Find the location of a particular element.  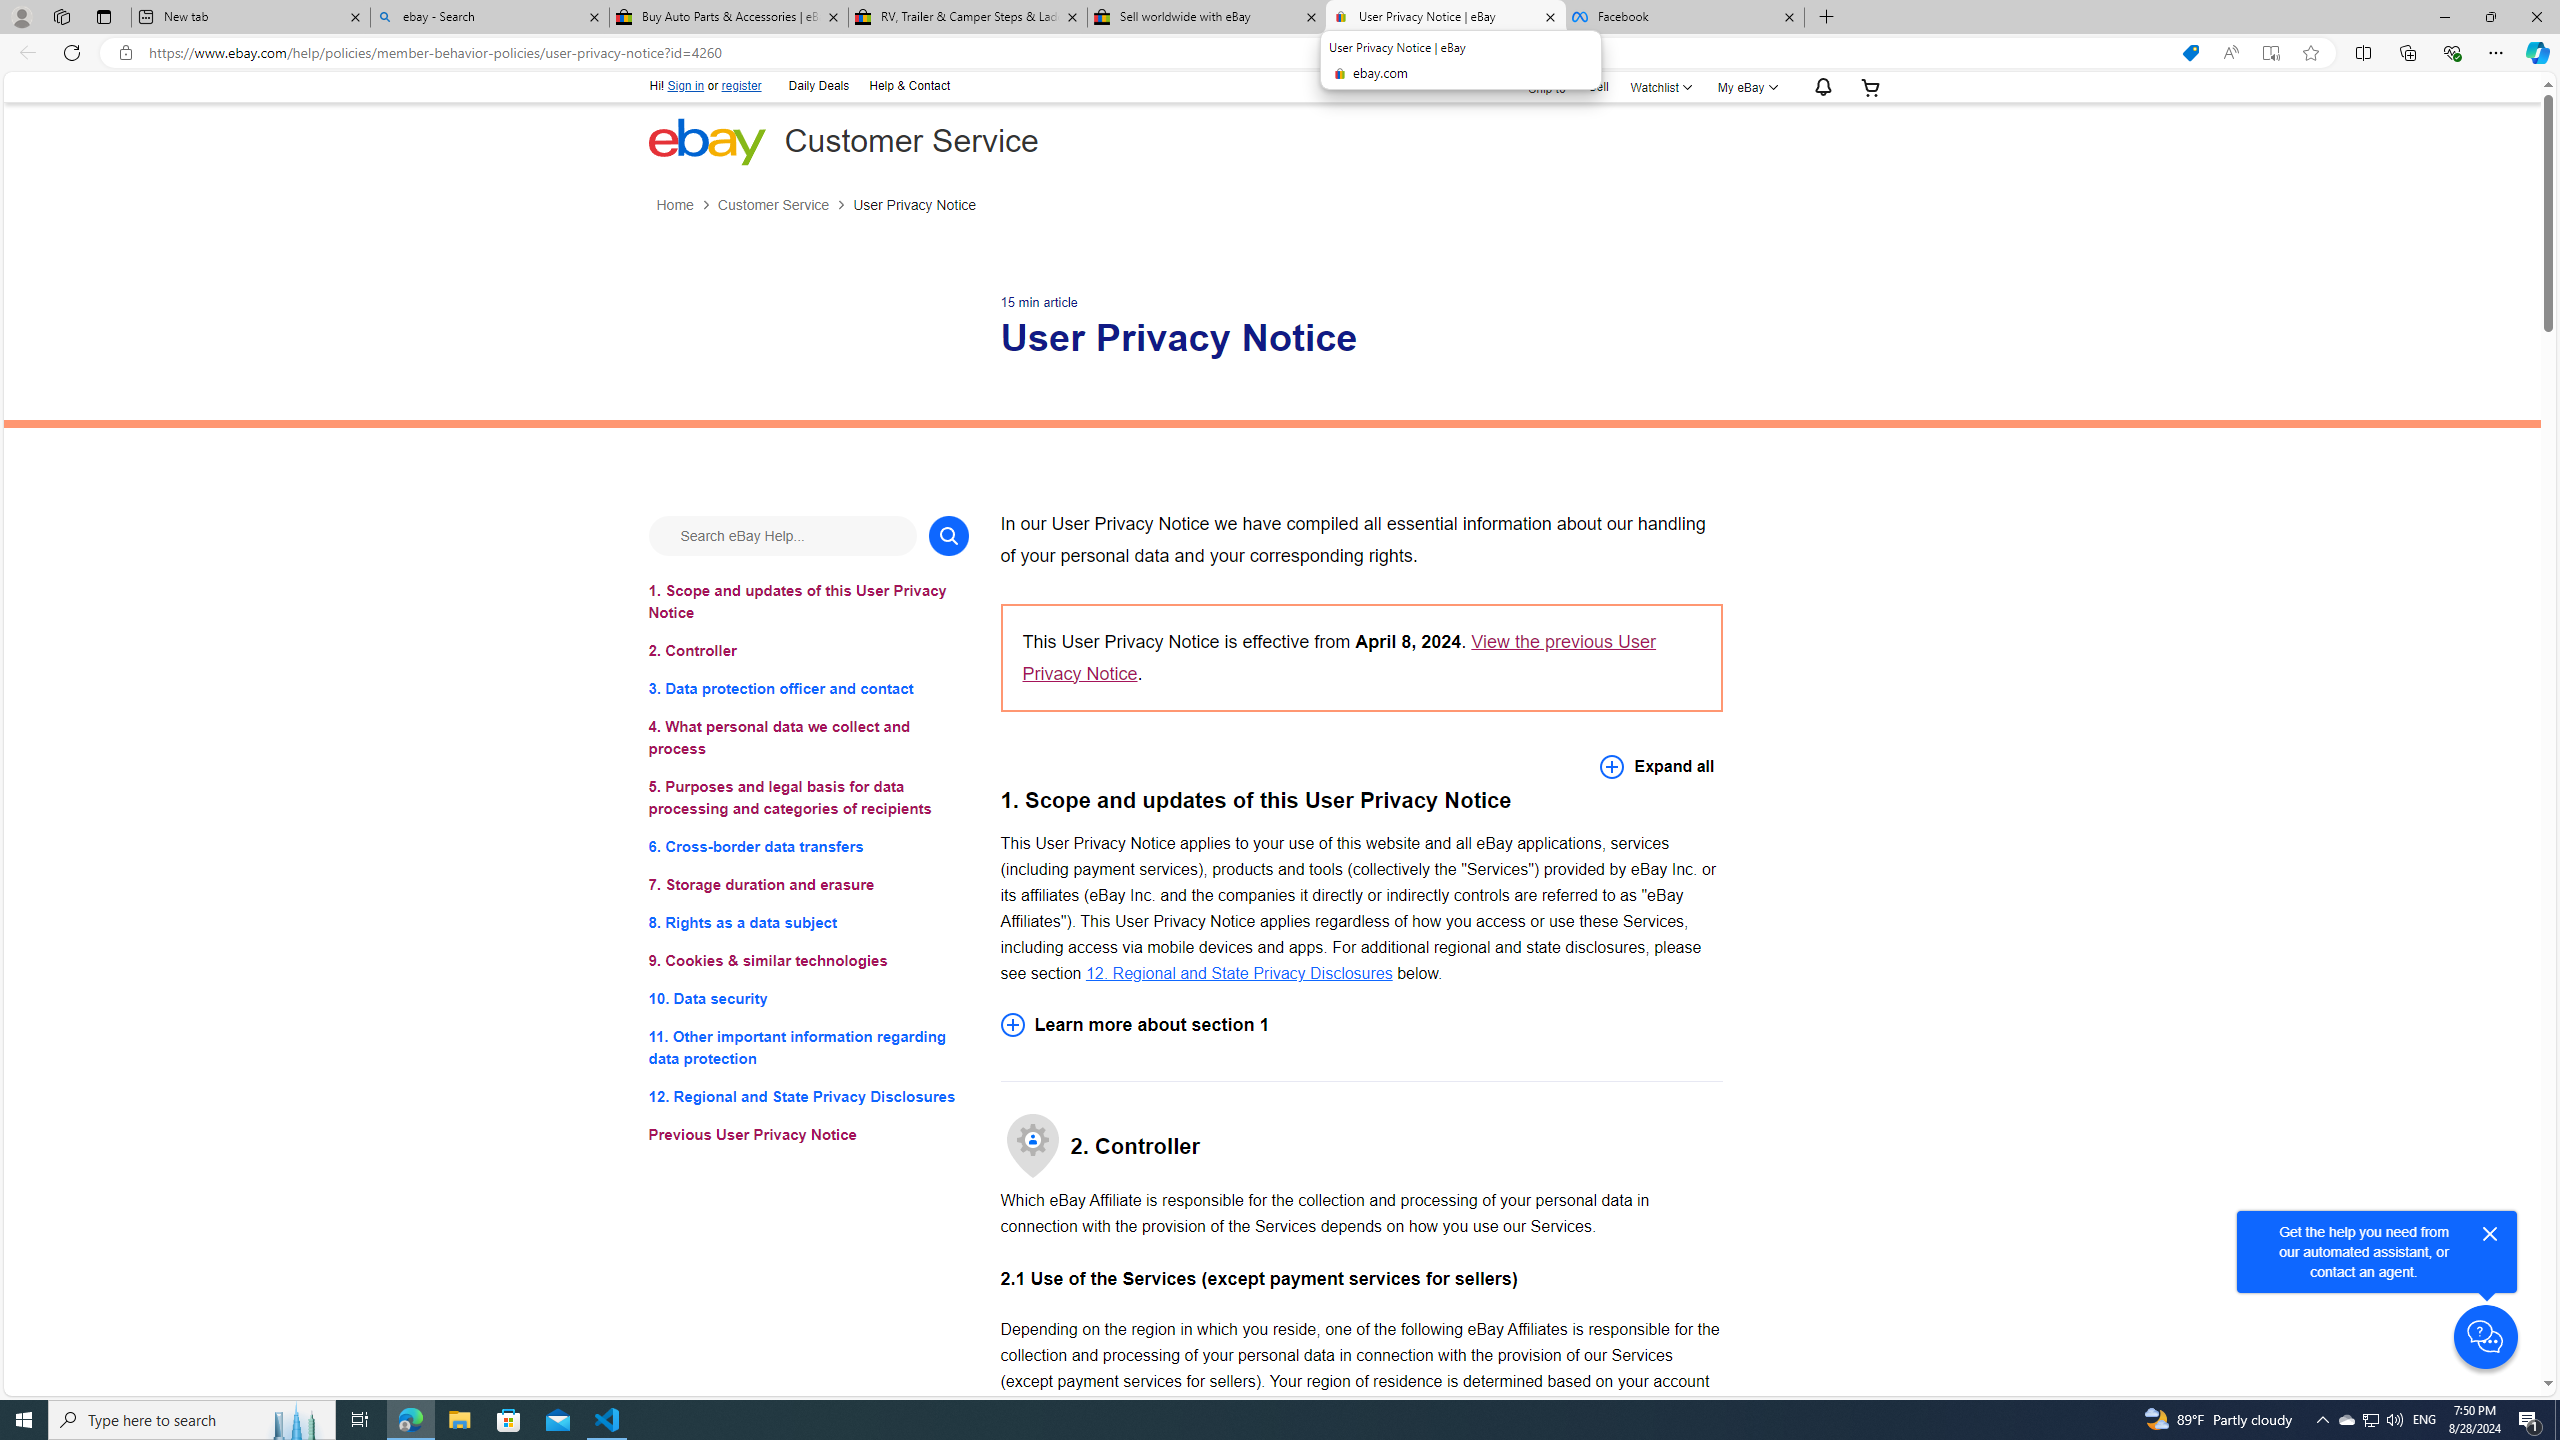

'Help & Contact' is located at coordinates (908, 84).